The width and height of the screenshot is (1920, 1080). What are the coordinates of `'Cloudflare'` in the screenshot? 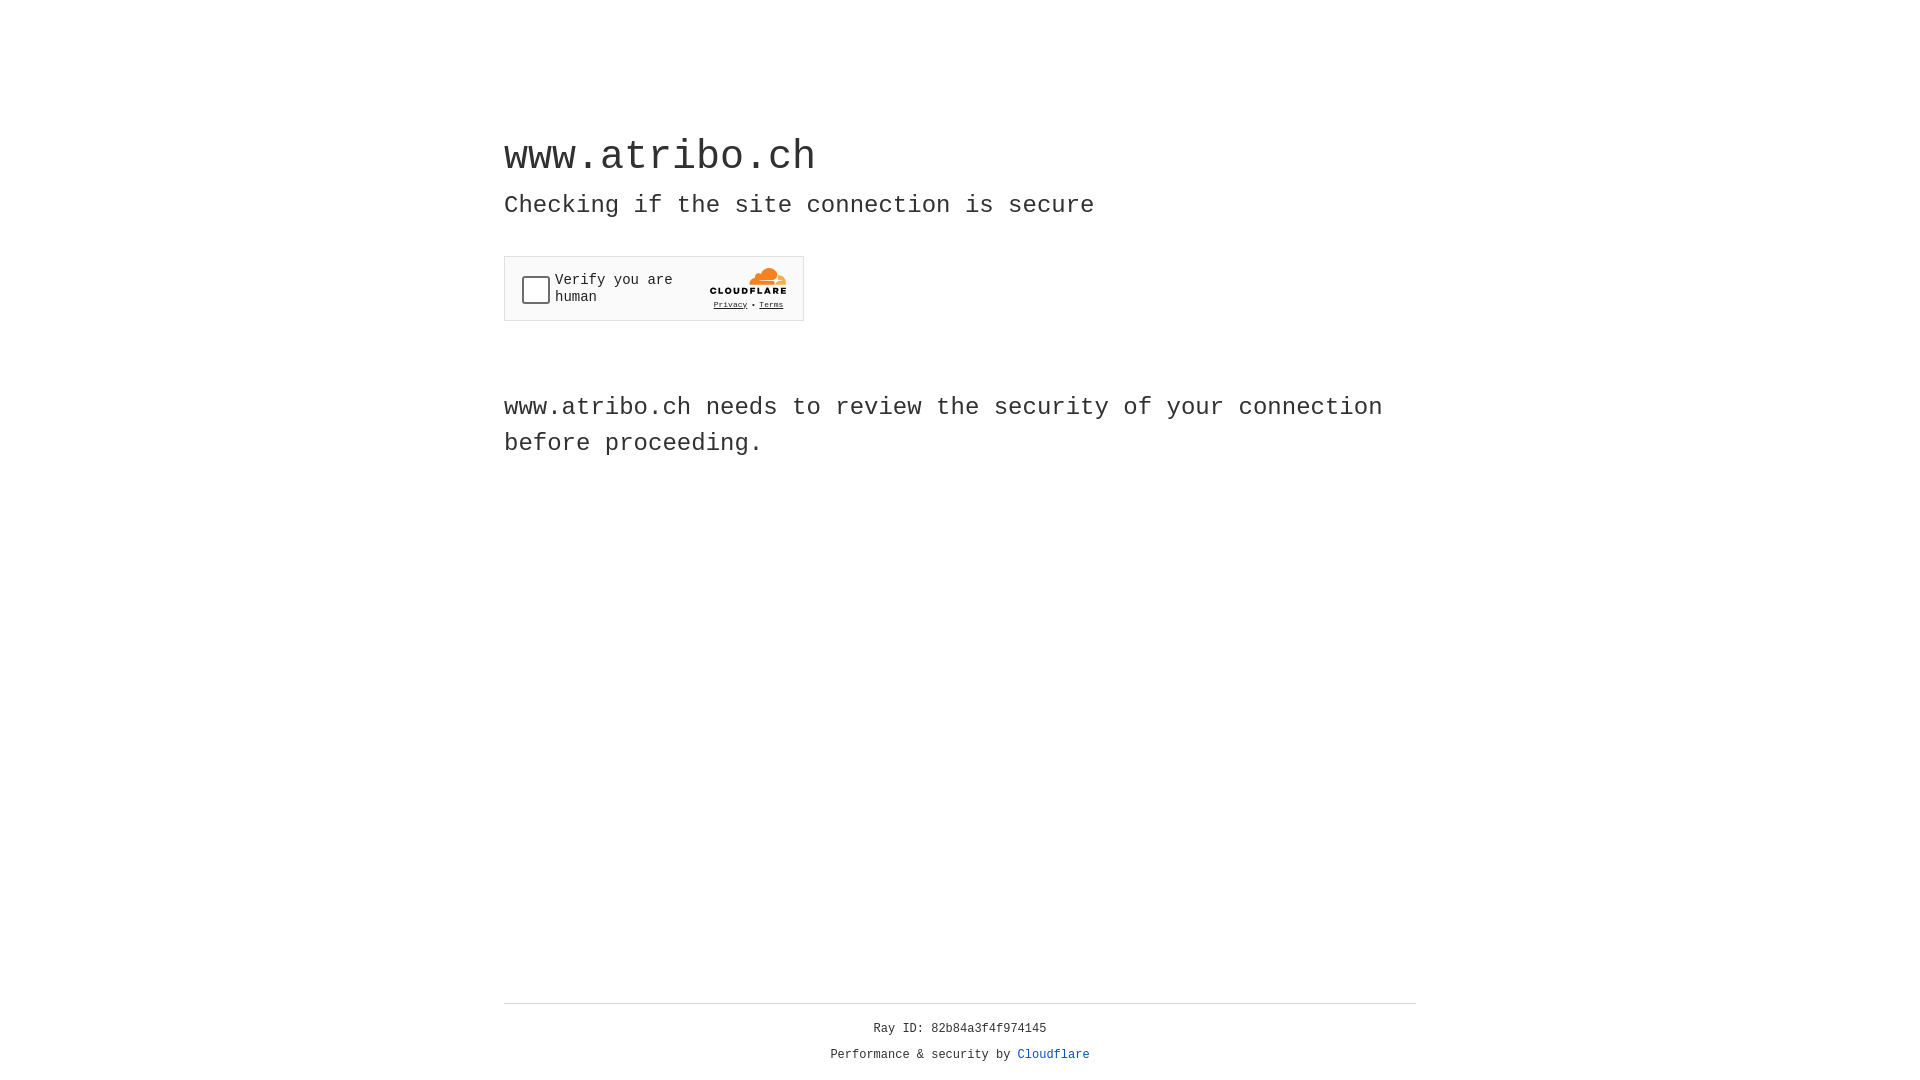 It's located at (1017, 1054).